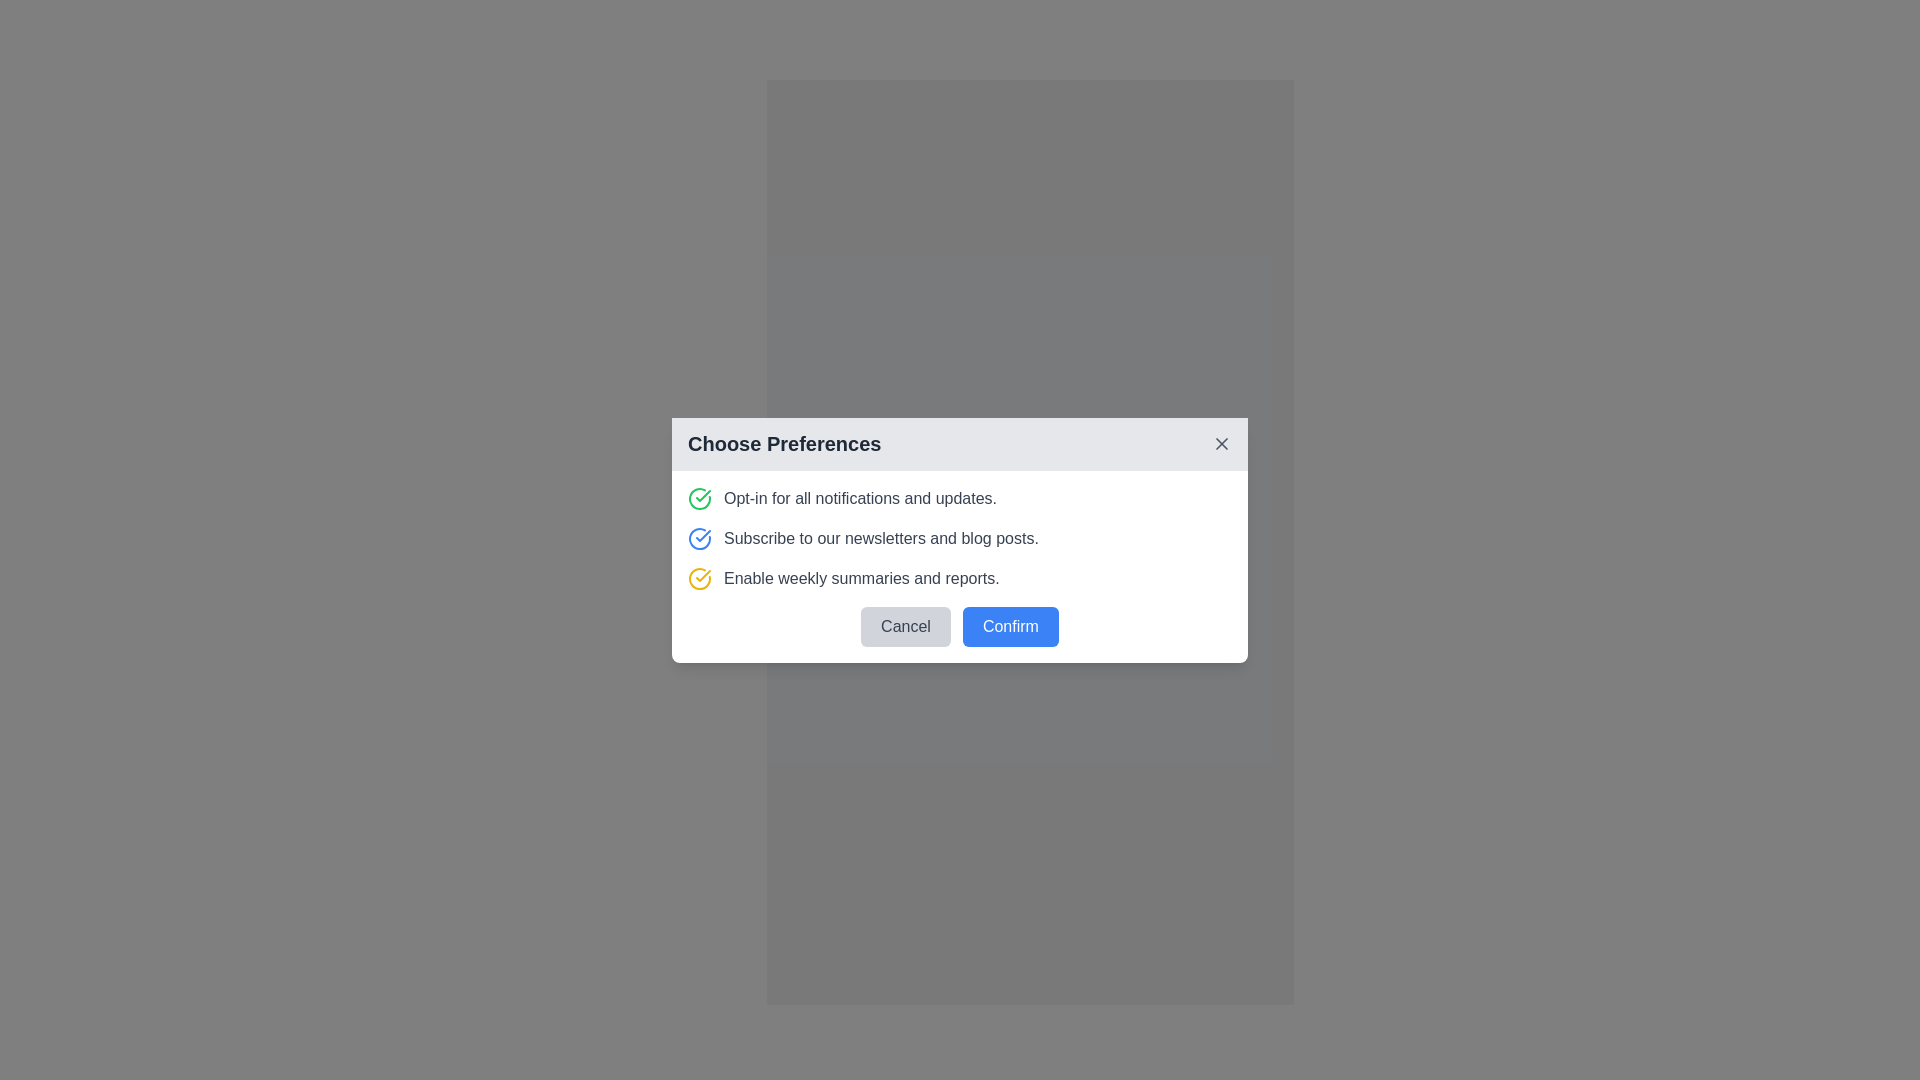 The width and height of the screenshot is (1920, 1080). Describe the element at coordinates (960, 566) in the screenshot. I see `the toggleable option within the 'Choose Preferences' section of the modal dialog` at that location.